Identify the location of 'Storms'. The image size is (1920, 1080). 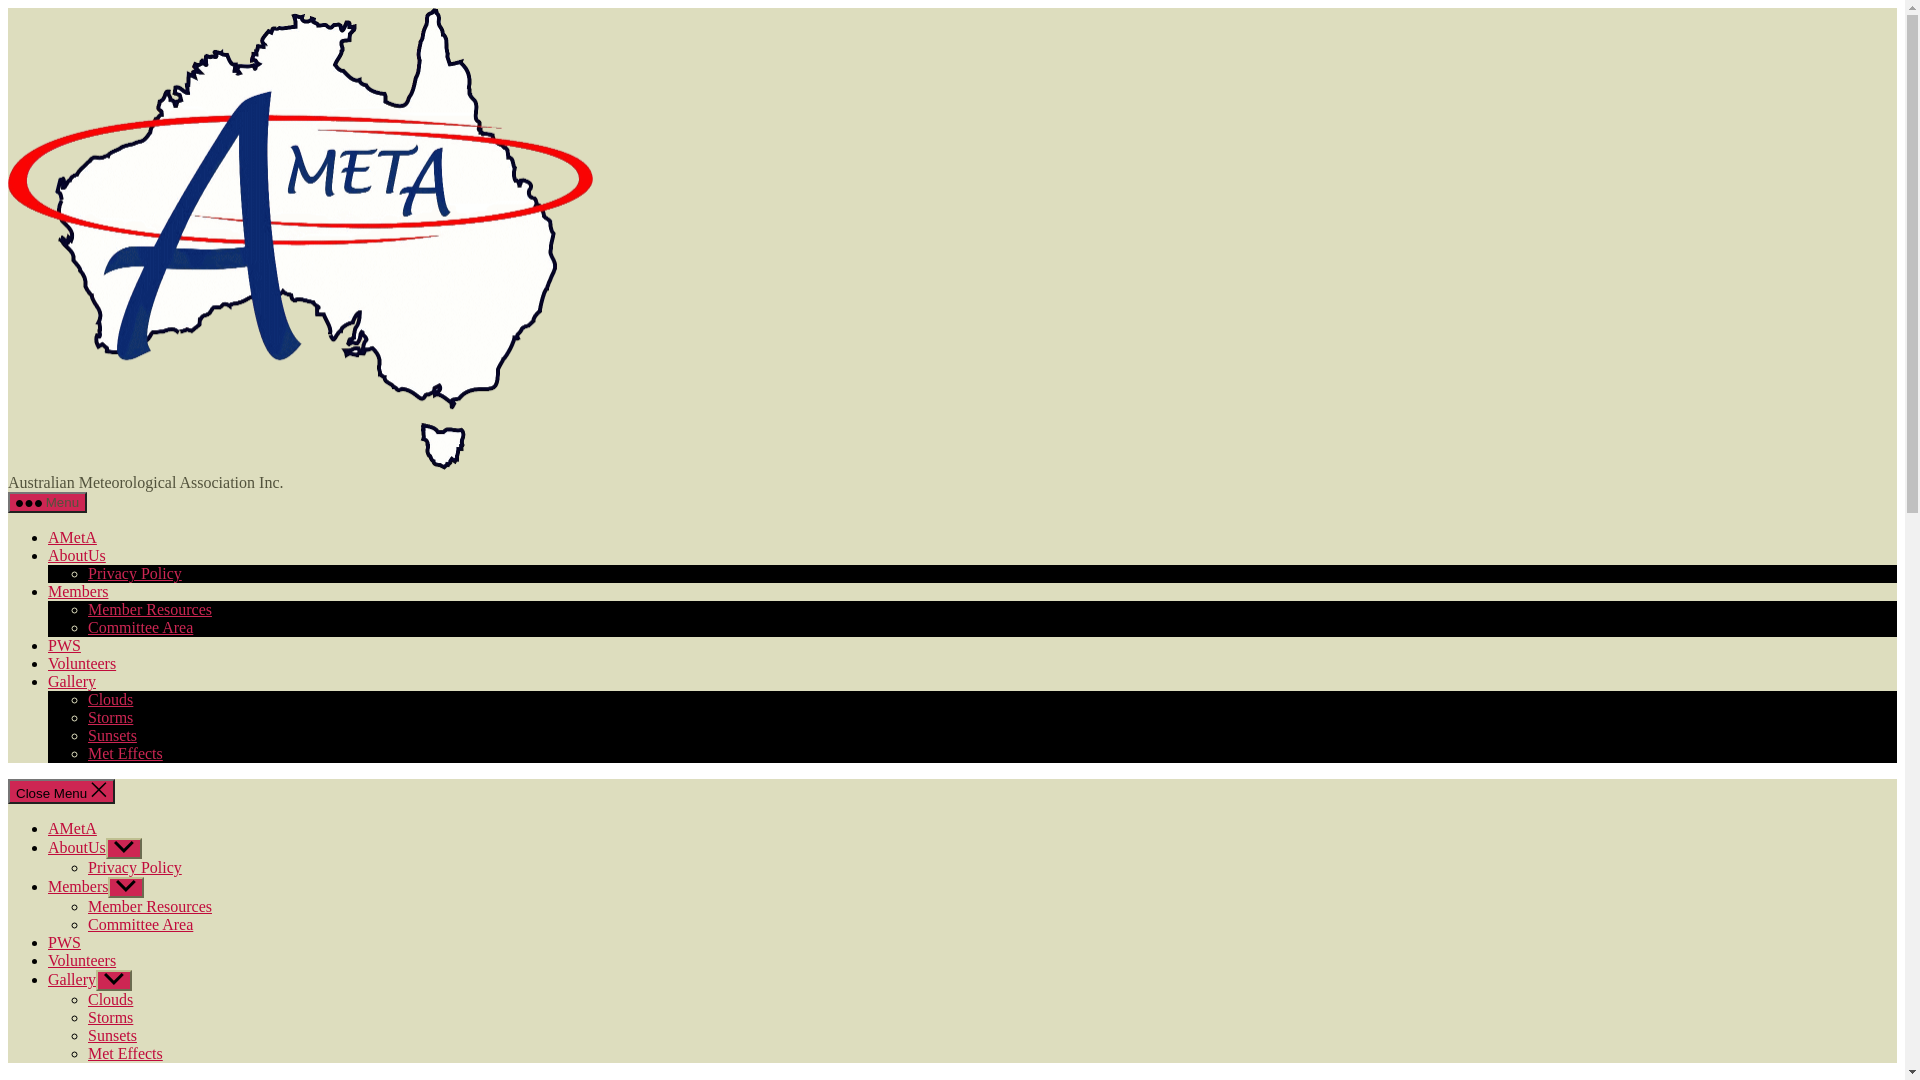
(109, 716).